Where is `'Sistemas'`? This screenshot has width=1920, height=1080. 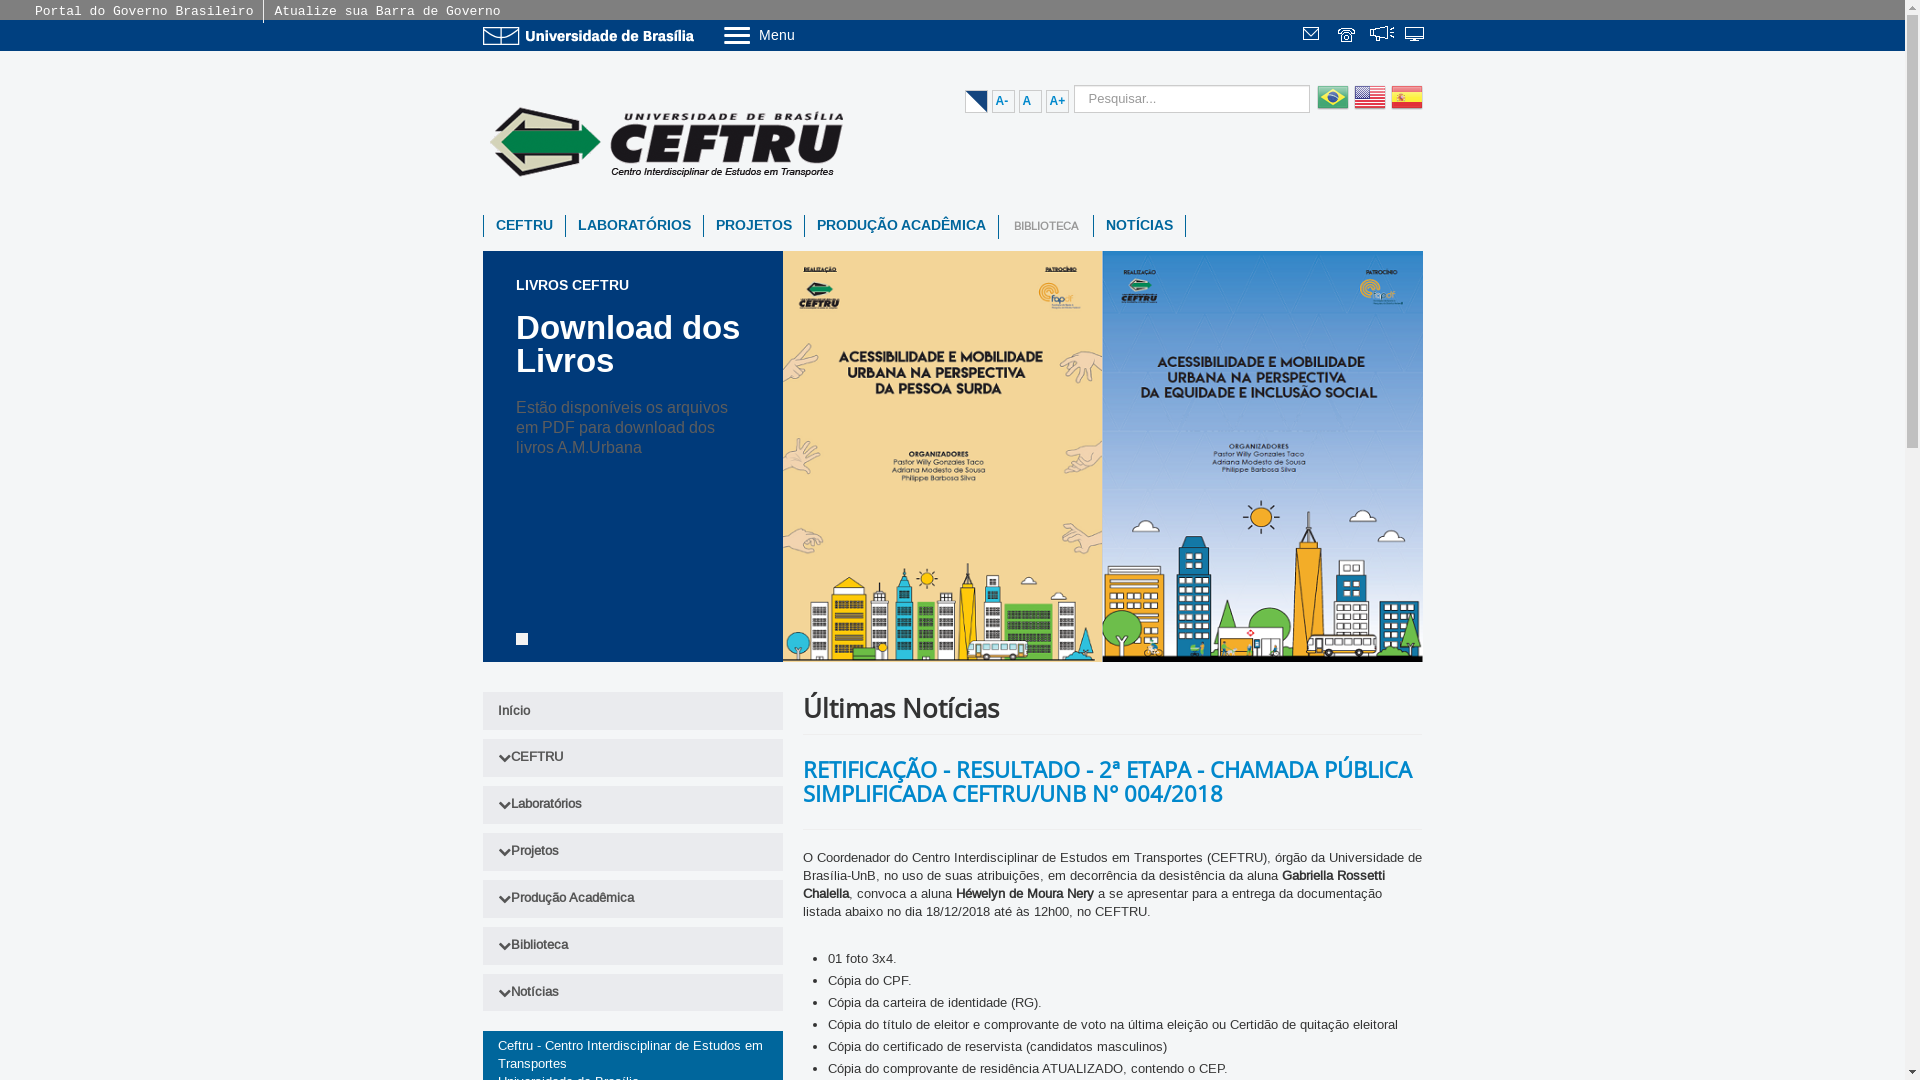 'Sistemas' is located at coordinates (1415, 36).